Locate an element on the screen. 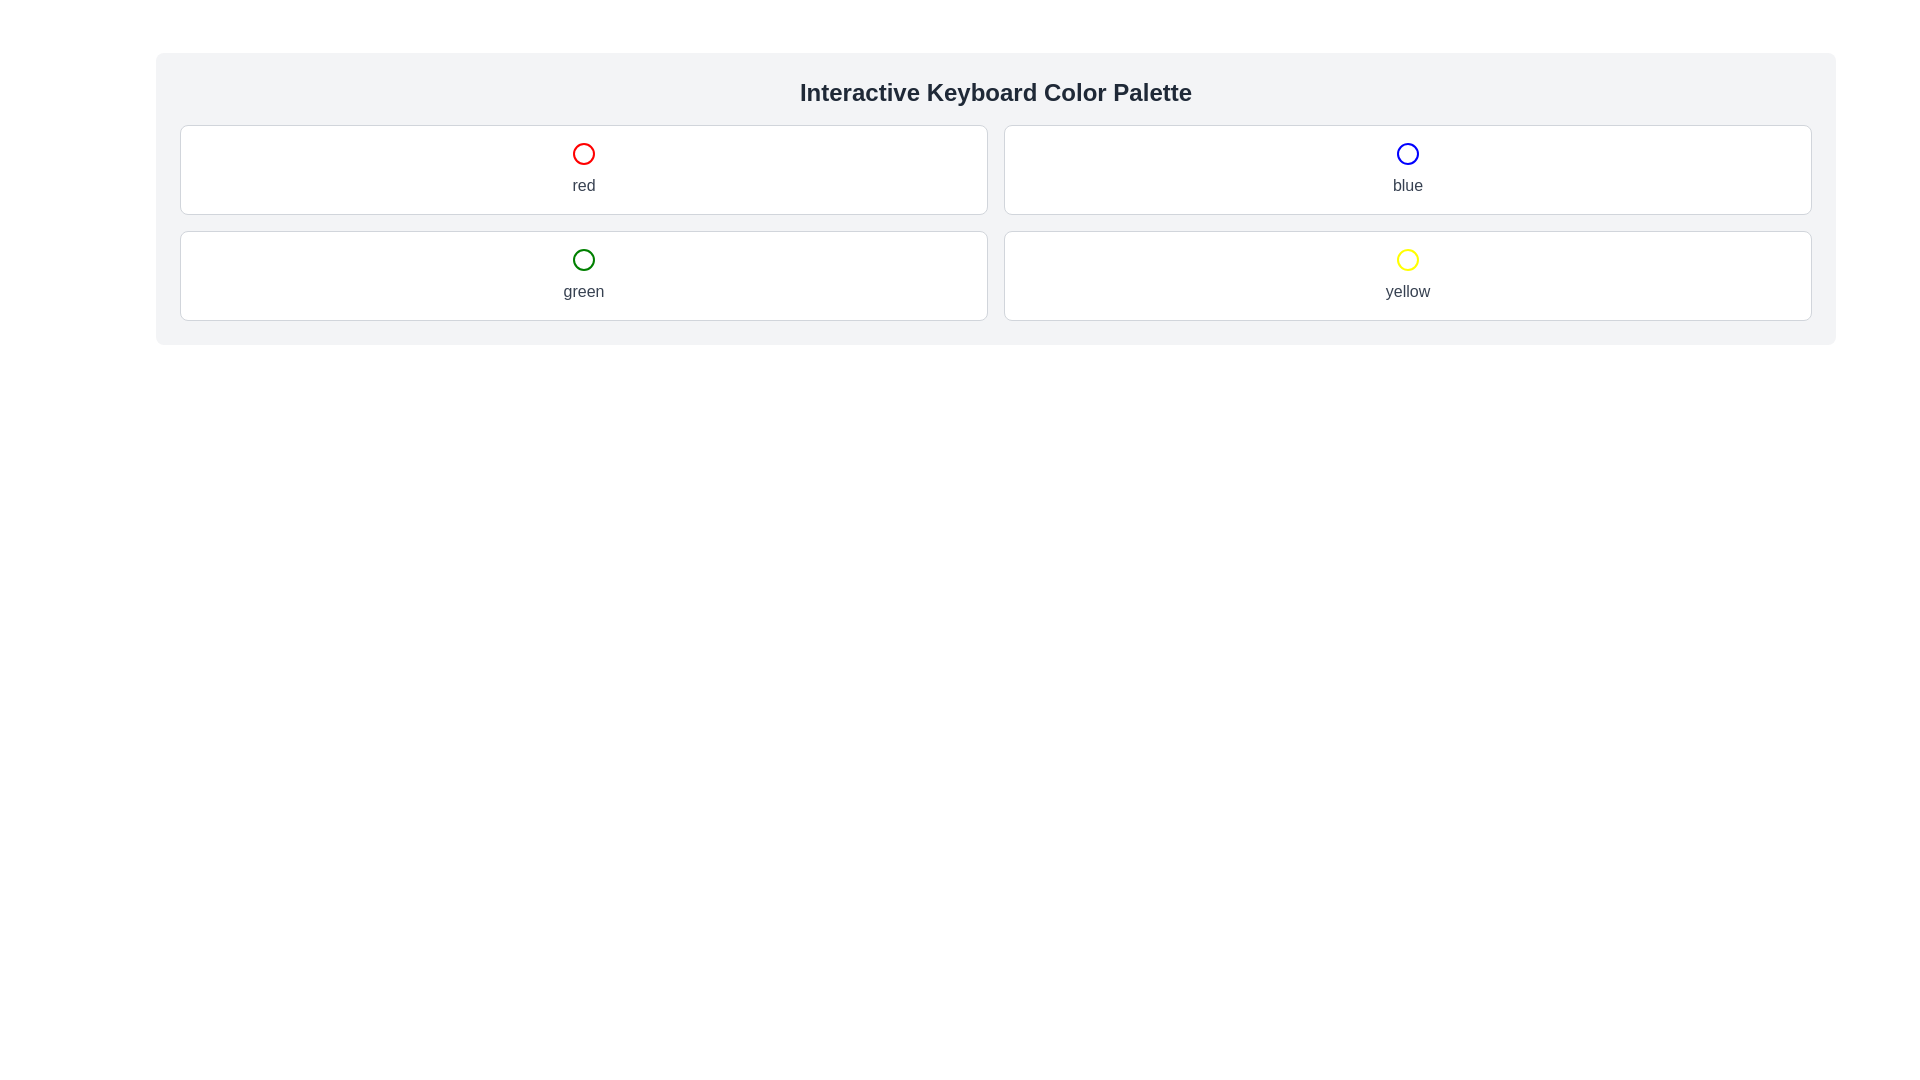  the yellow Circle SVG element in the interactive keyboard color palette, located in the bottom row of a 2x2 grid, second position from the left is located at coordinates (1406, 258).